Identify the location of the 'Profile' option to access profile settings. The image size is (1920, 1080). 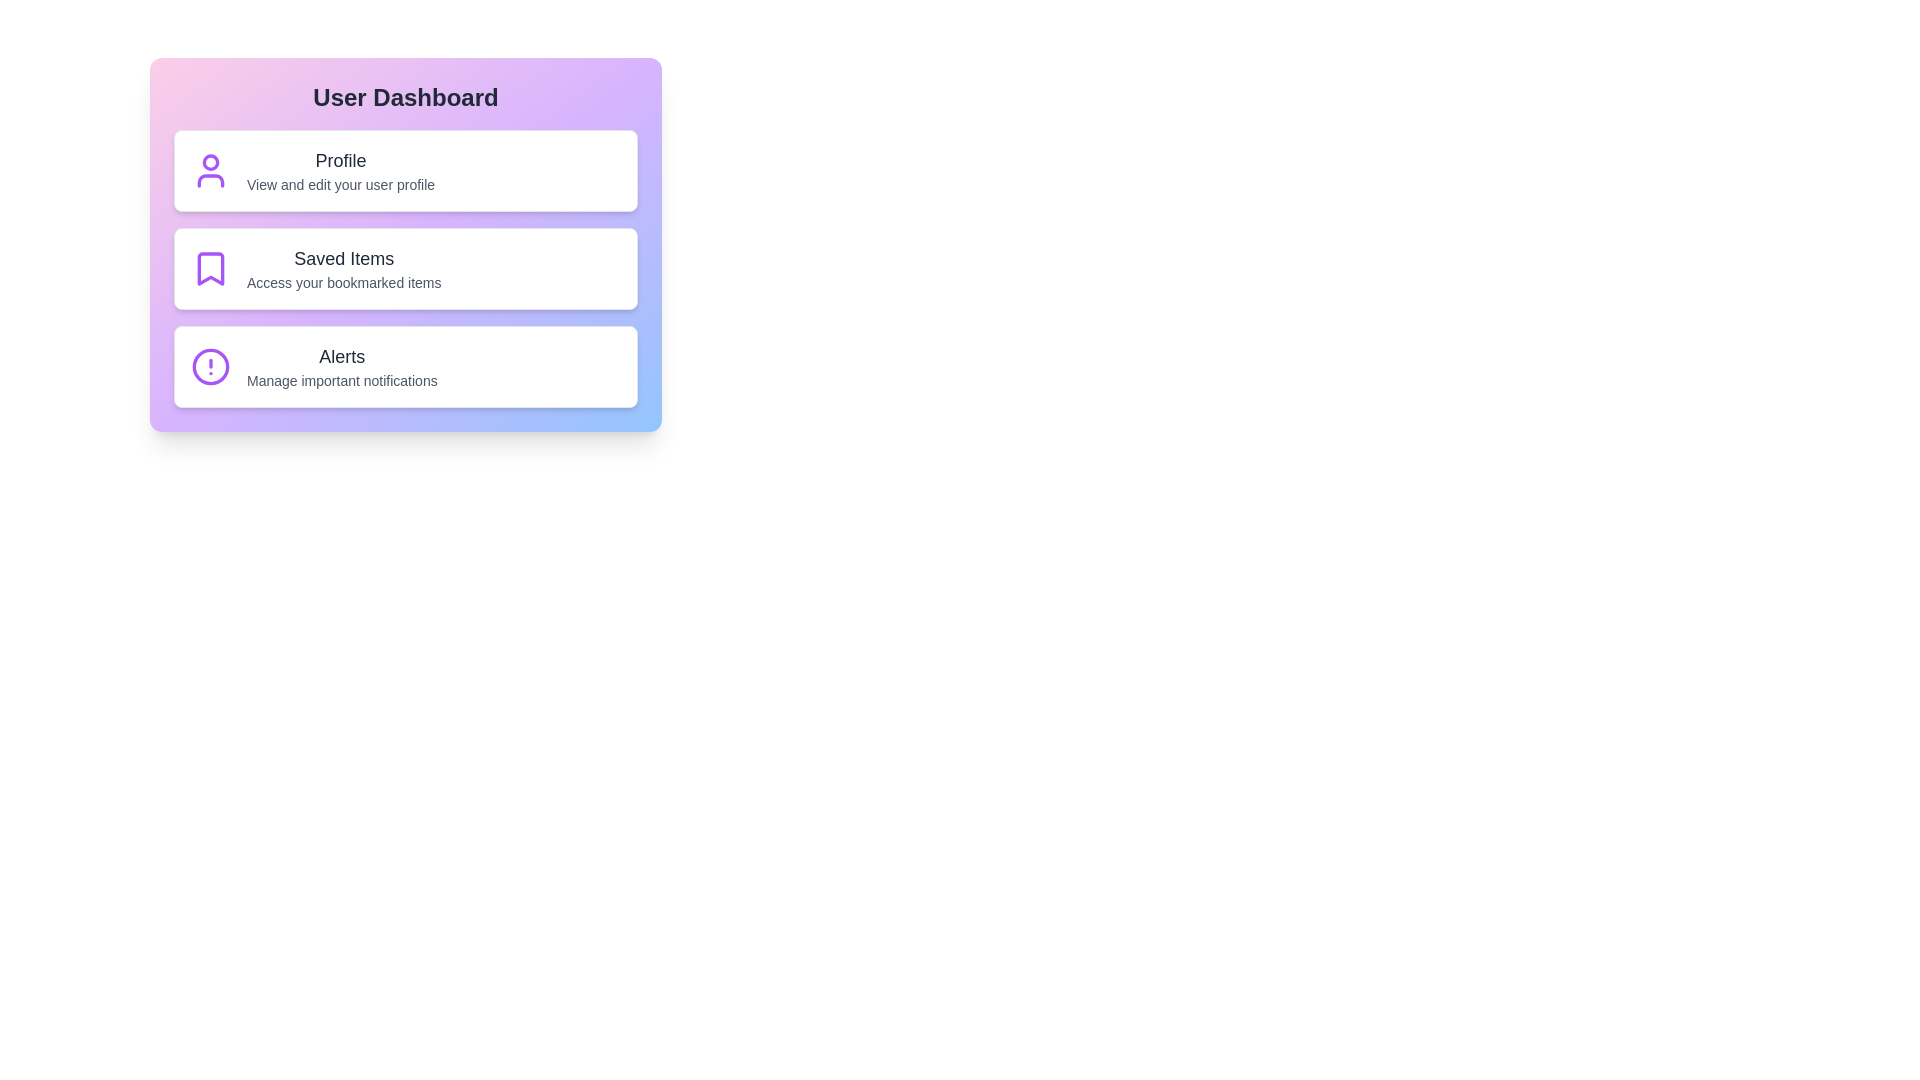
(405, 169).